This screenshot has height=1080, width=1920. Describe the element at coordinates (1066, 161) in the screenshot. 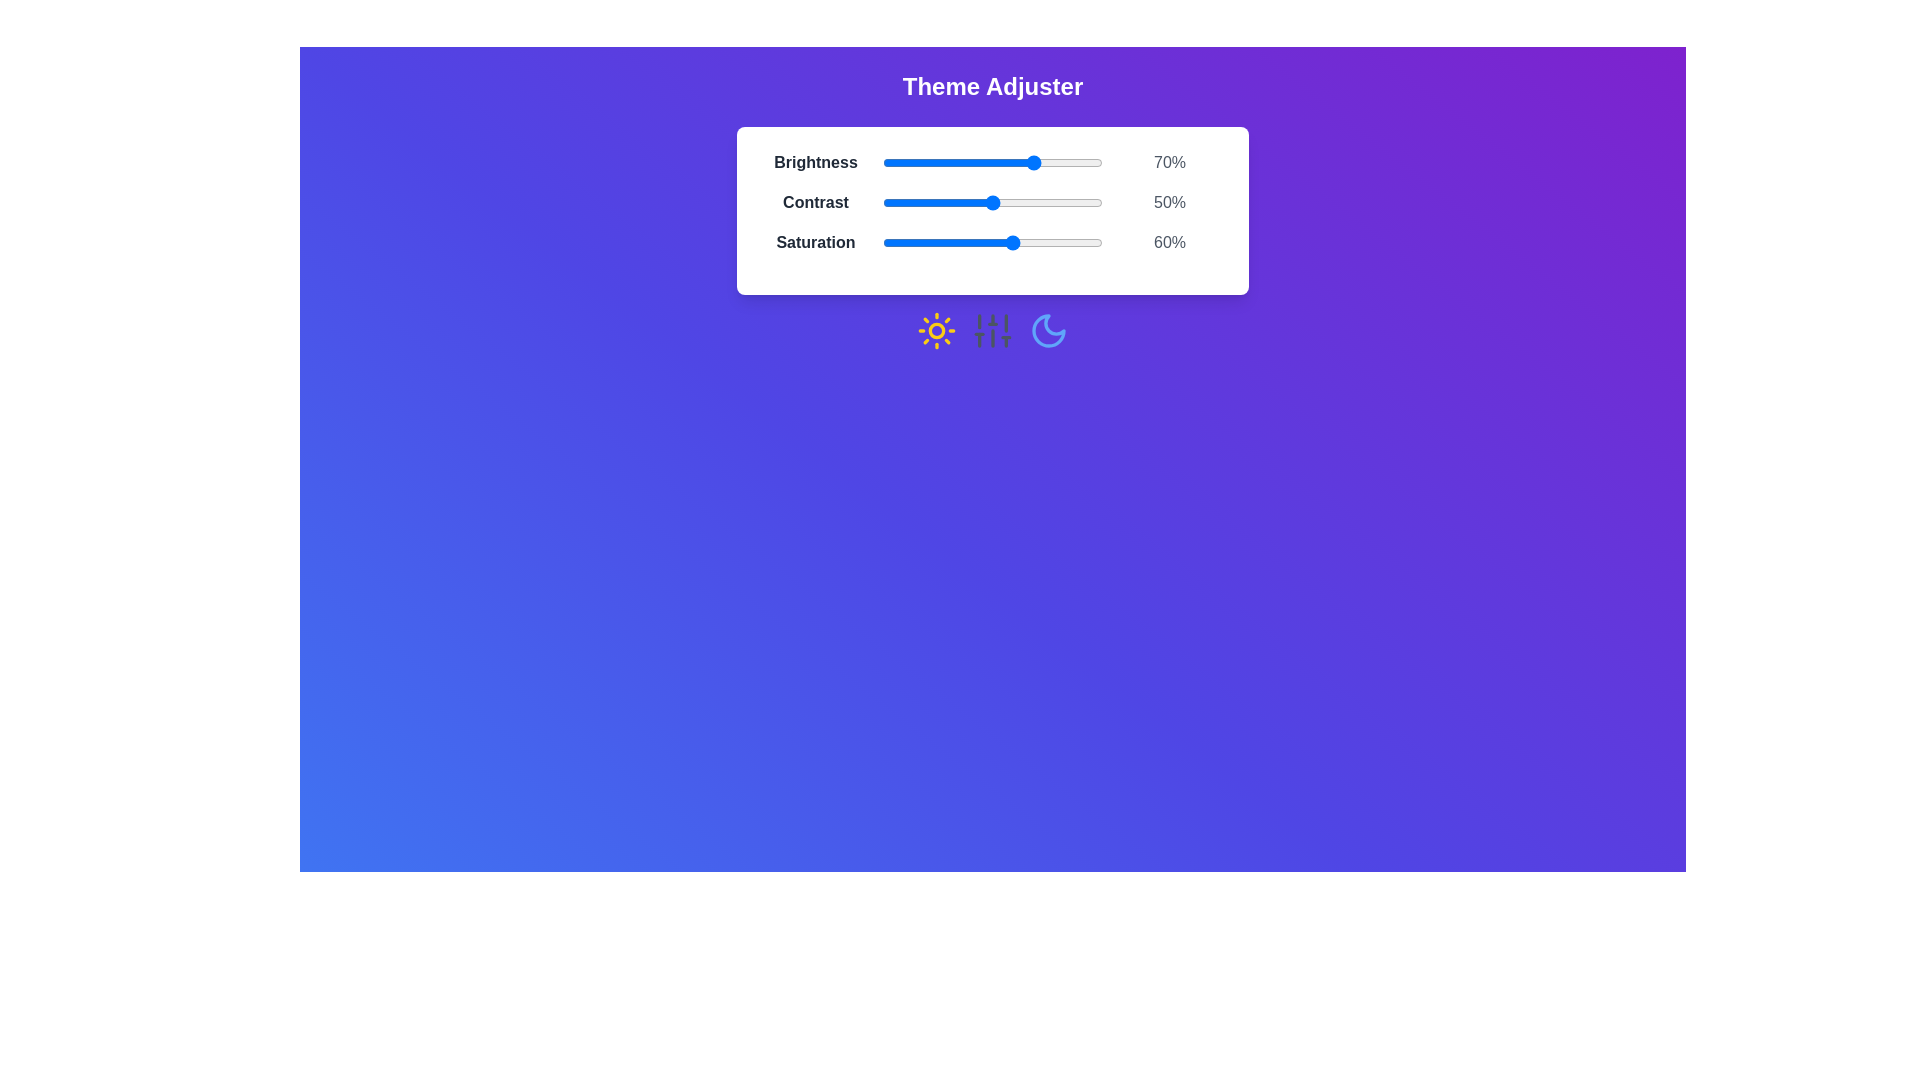

I see `the 0 slider to 84%` at that location.